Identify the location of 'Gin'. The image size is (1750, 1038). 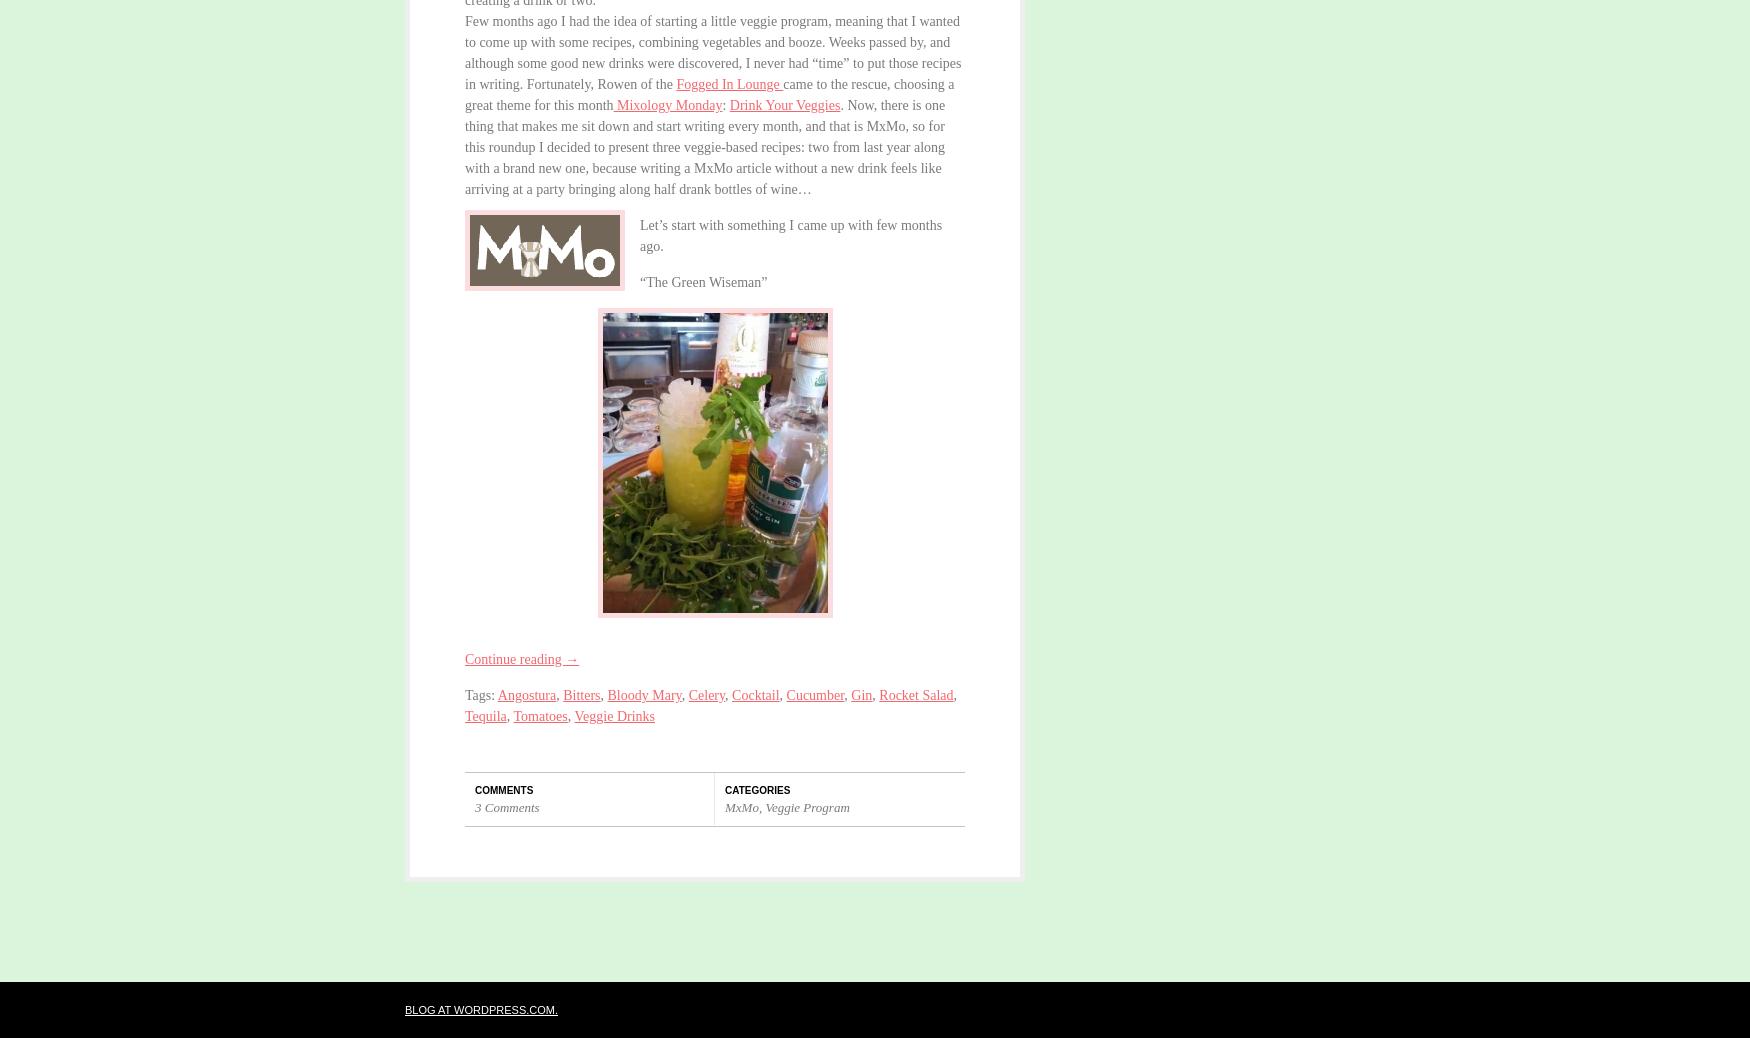
(861, 694).